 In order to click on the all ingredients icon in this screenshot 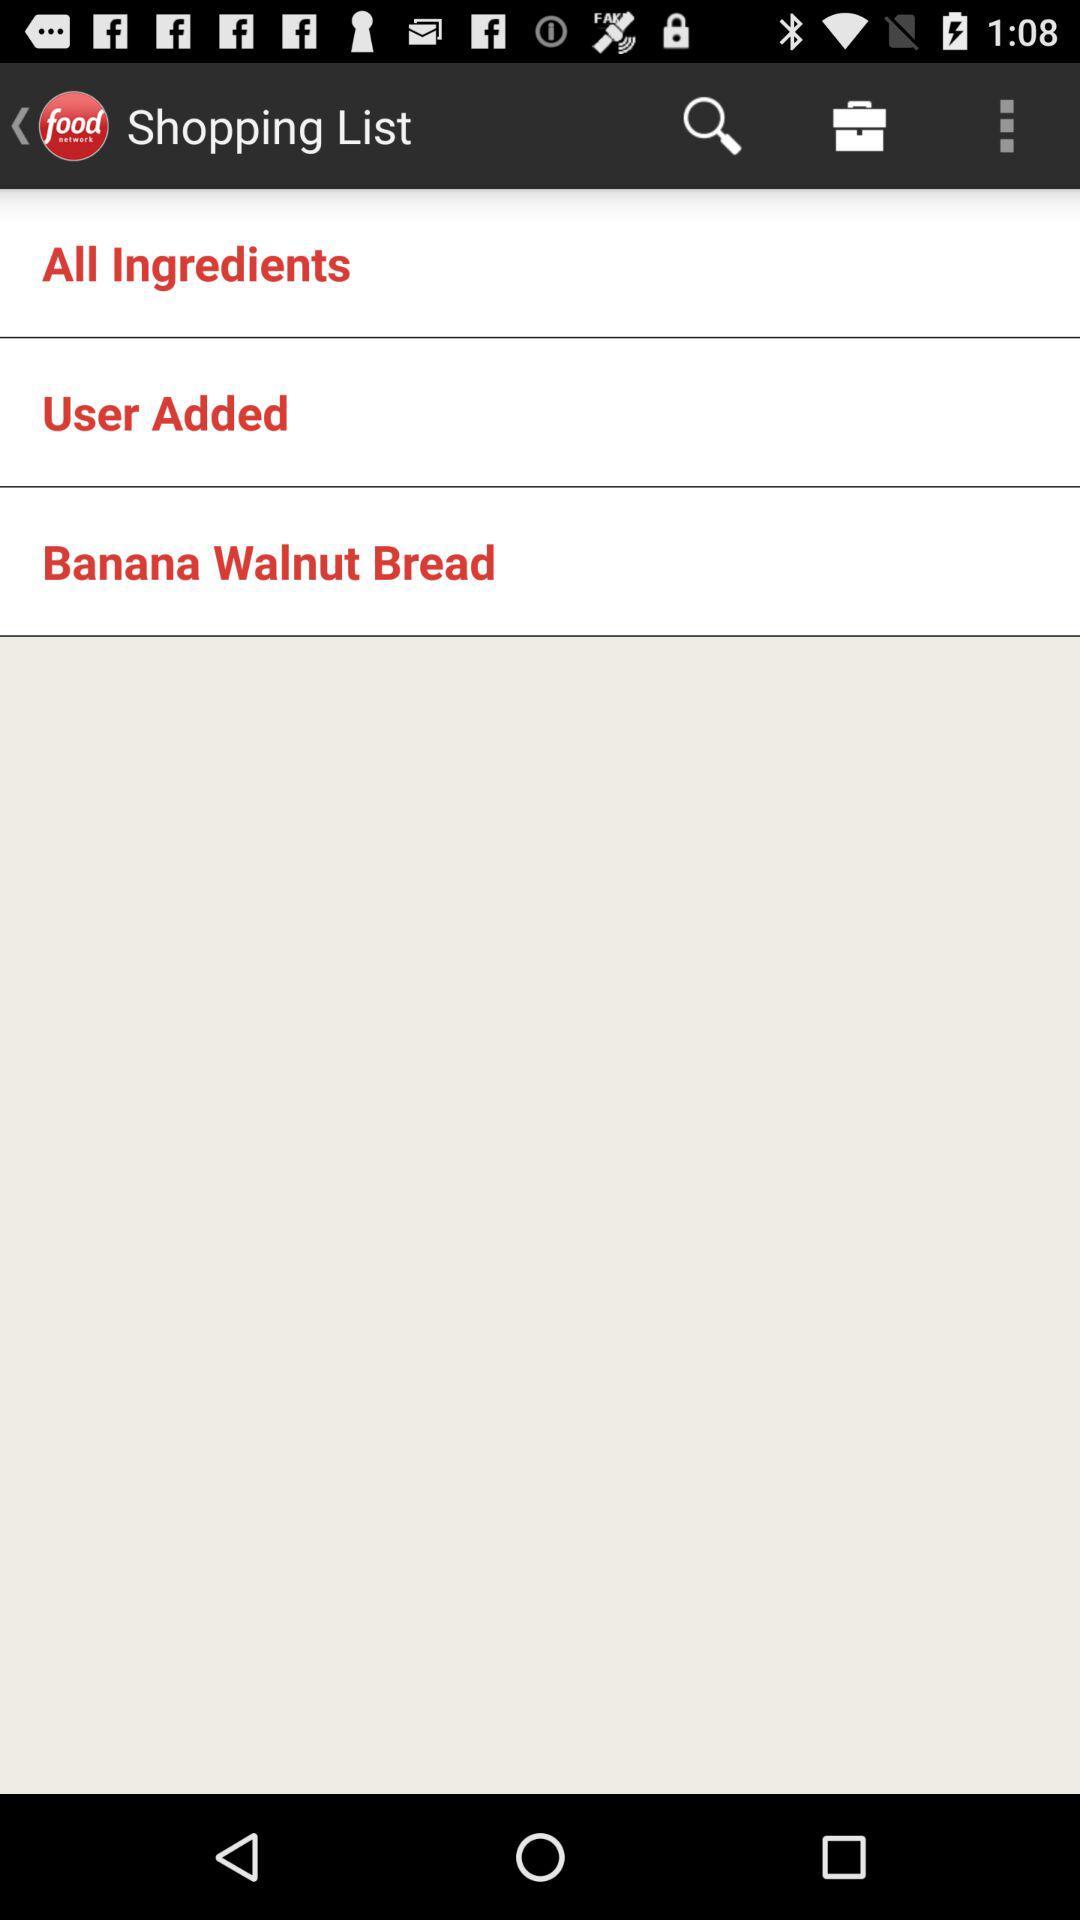, I will do `click(196, 261)`.